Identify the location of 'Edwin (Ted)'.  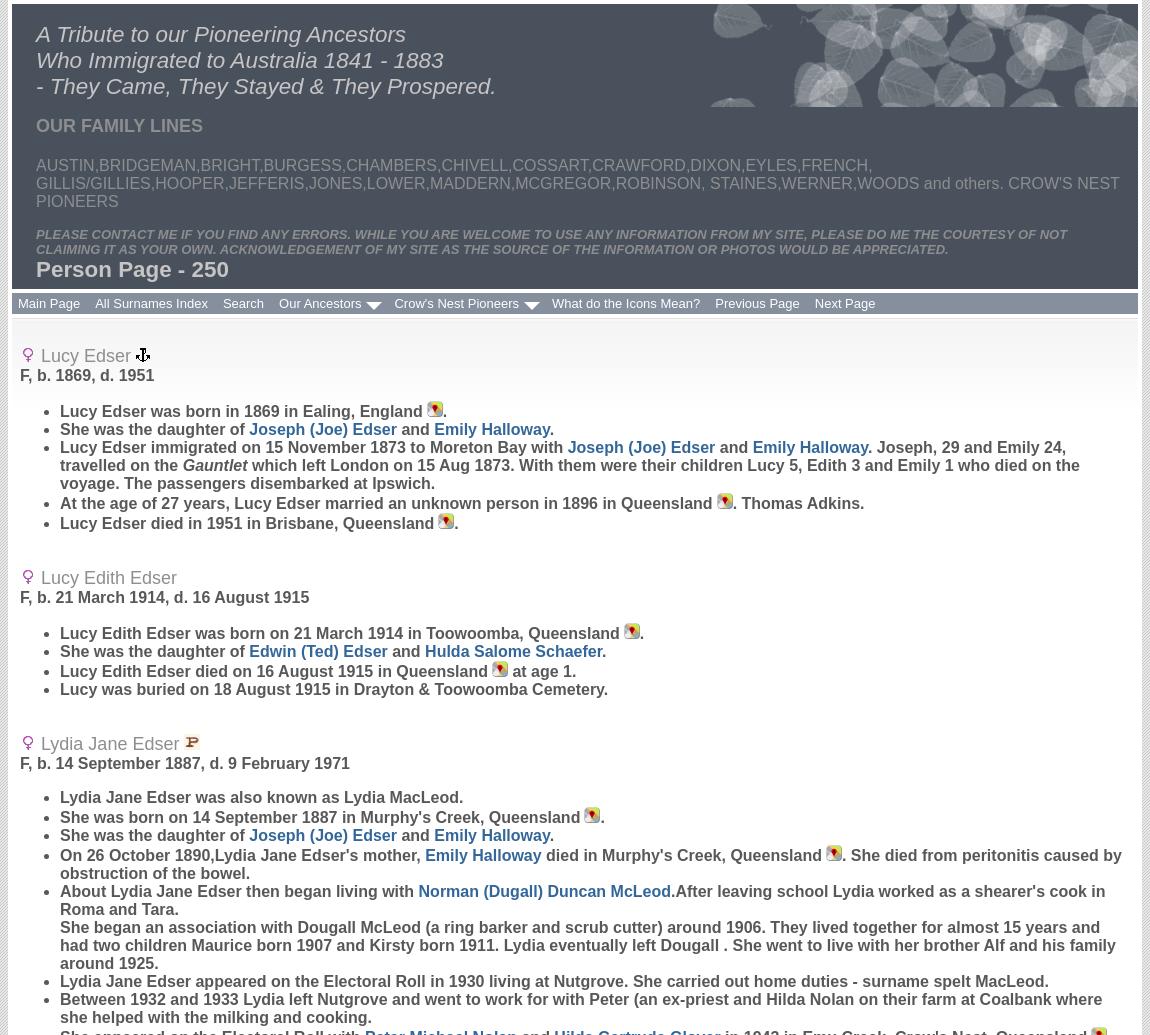
(247, 650).